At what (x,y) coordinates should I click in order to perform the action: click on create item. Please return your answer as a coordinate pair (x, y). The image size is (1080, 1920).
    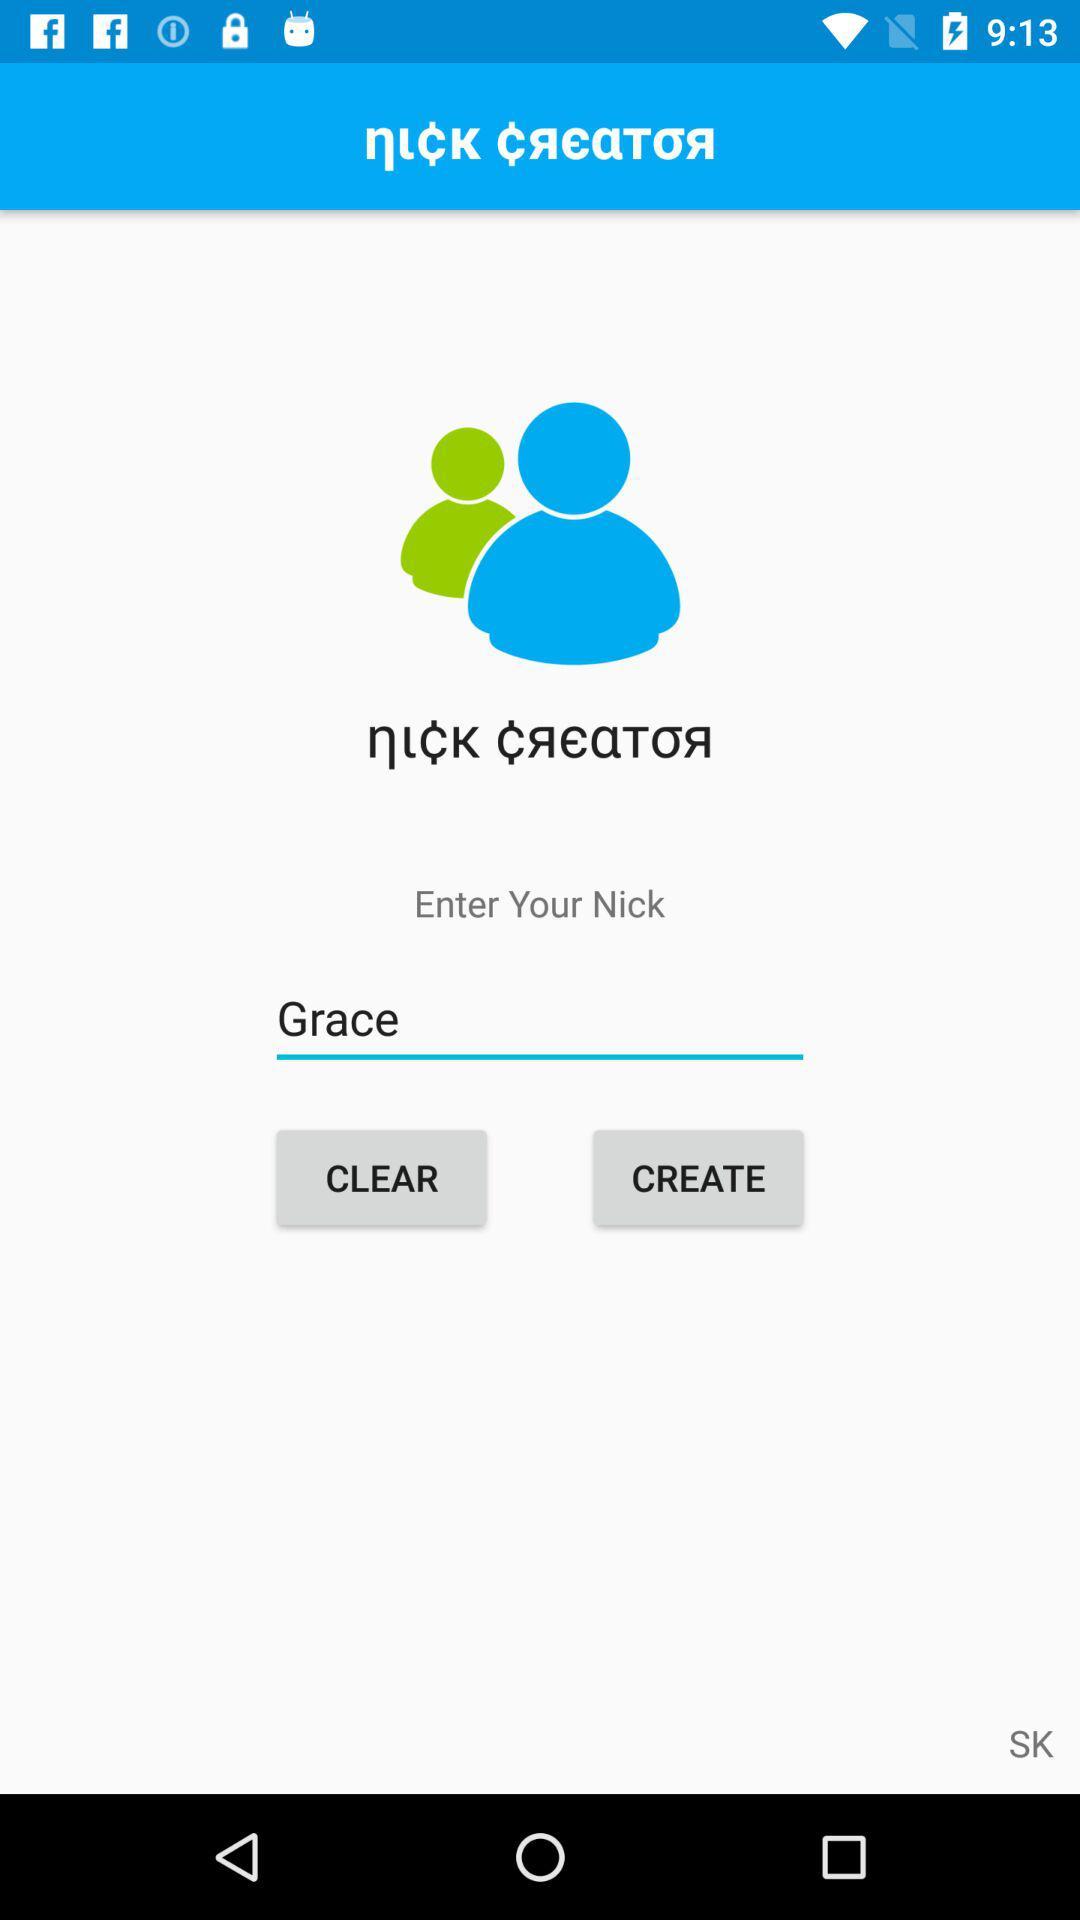
    Looking at the image, I should click on (697, 1177).